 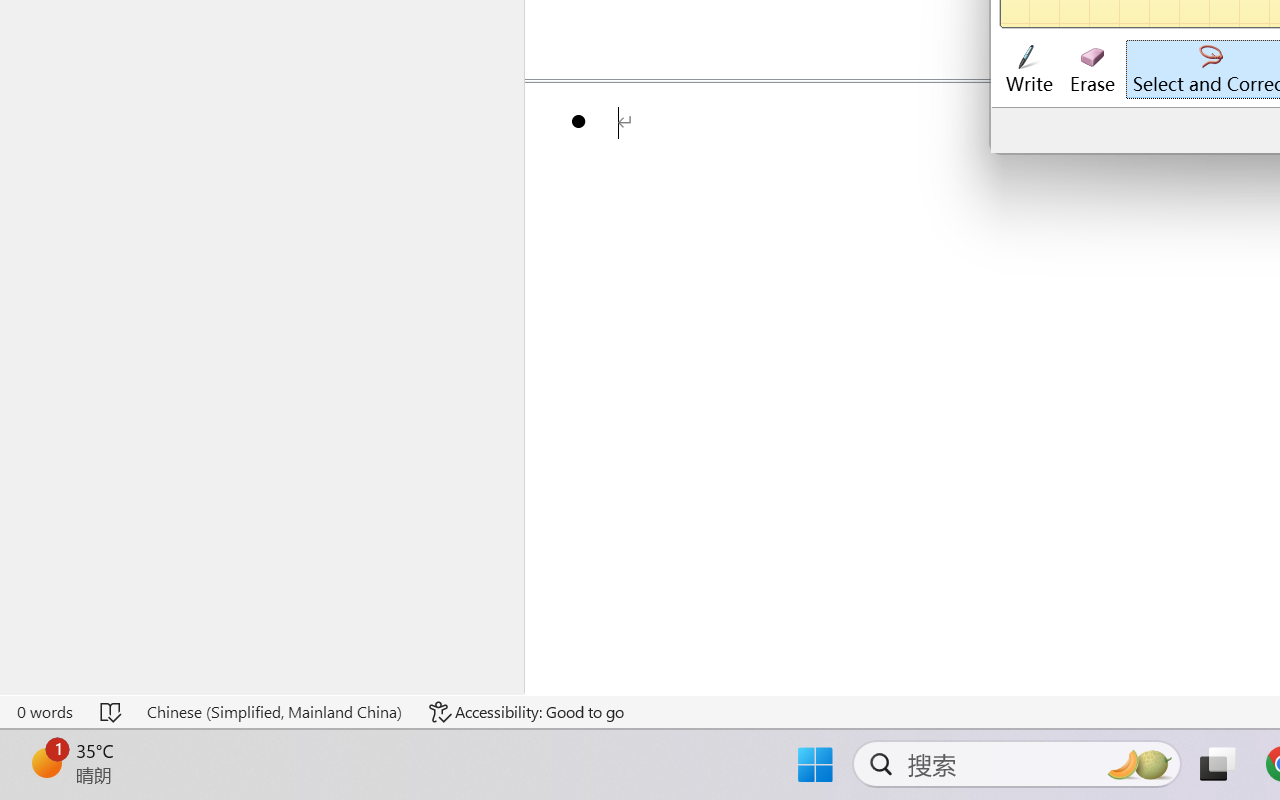 What do you see at coordinates (1091, 69) in the screenshot?
I see `'Erase'` at bounding box center [1091, 69].